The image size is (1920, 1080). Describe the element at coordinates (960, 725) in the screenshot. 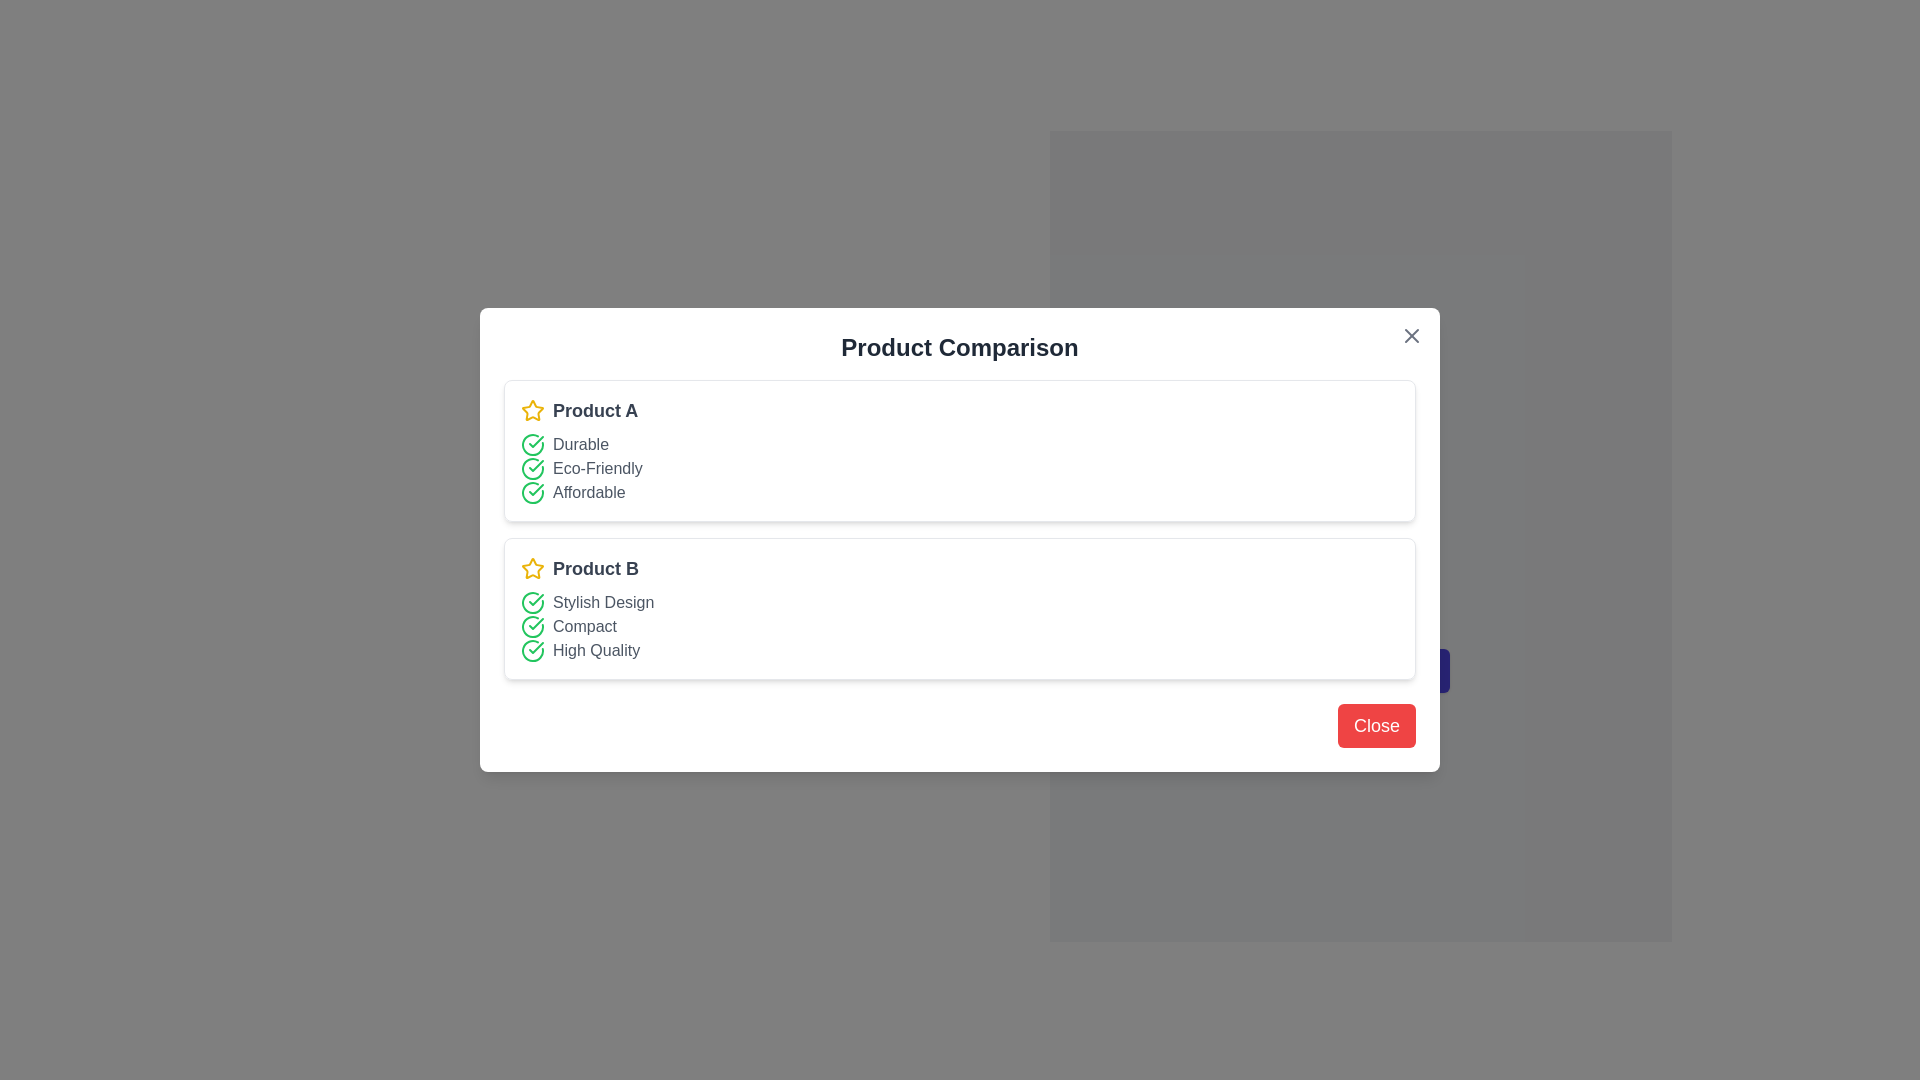

I see `the dismiss button located at the bottom-right corner of the modal dialog` at that location.